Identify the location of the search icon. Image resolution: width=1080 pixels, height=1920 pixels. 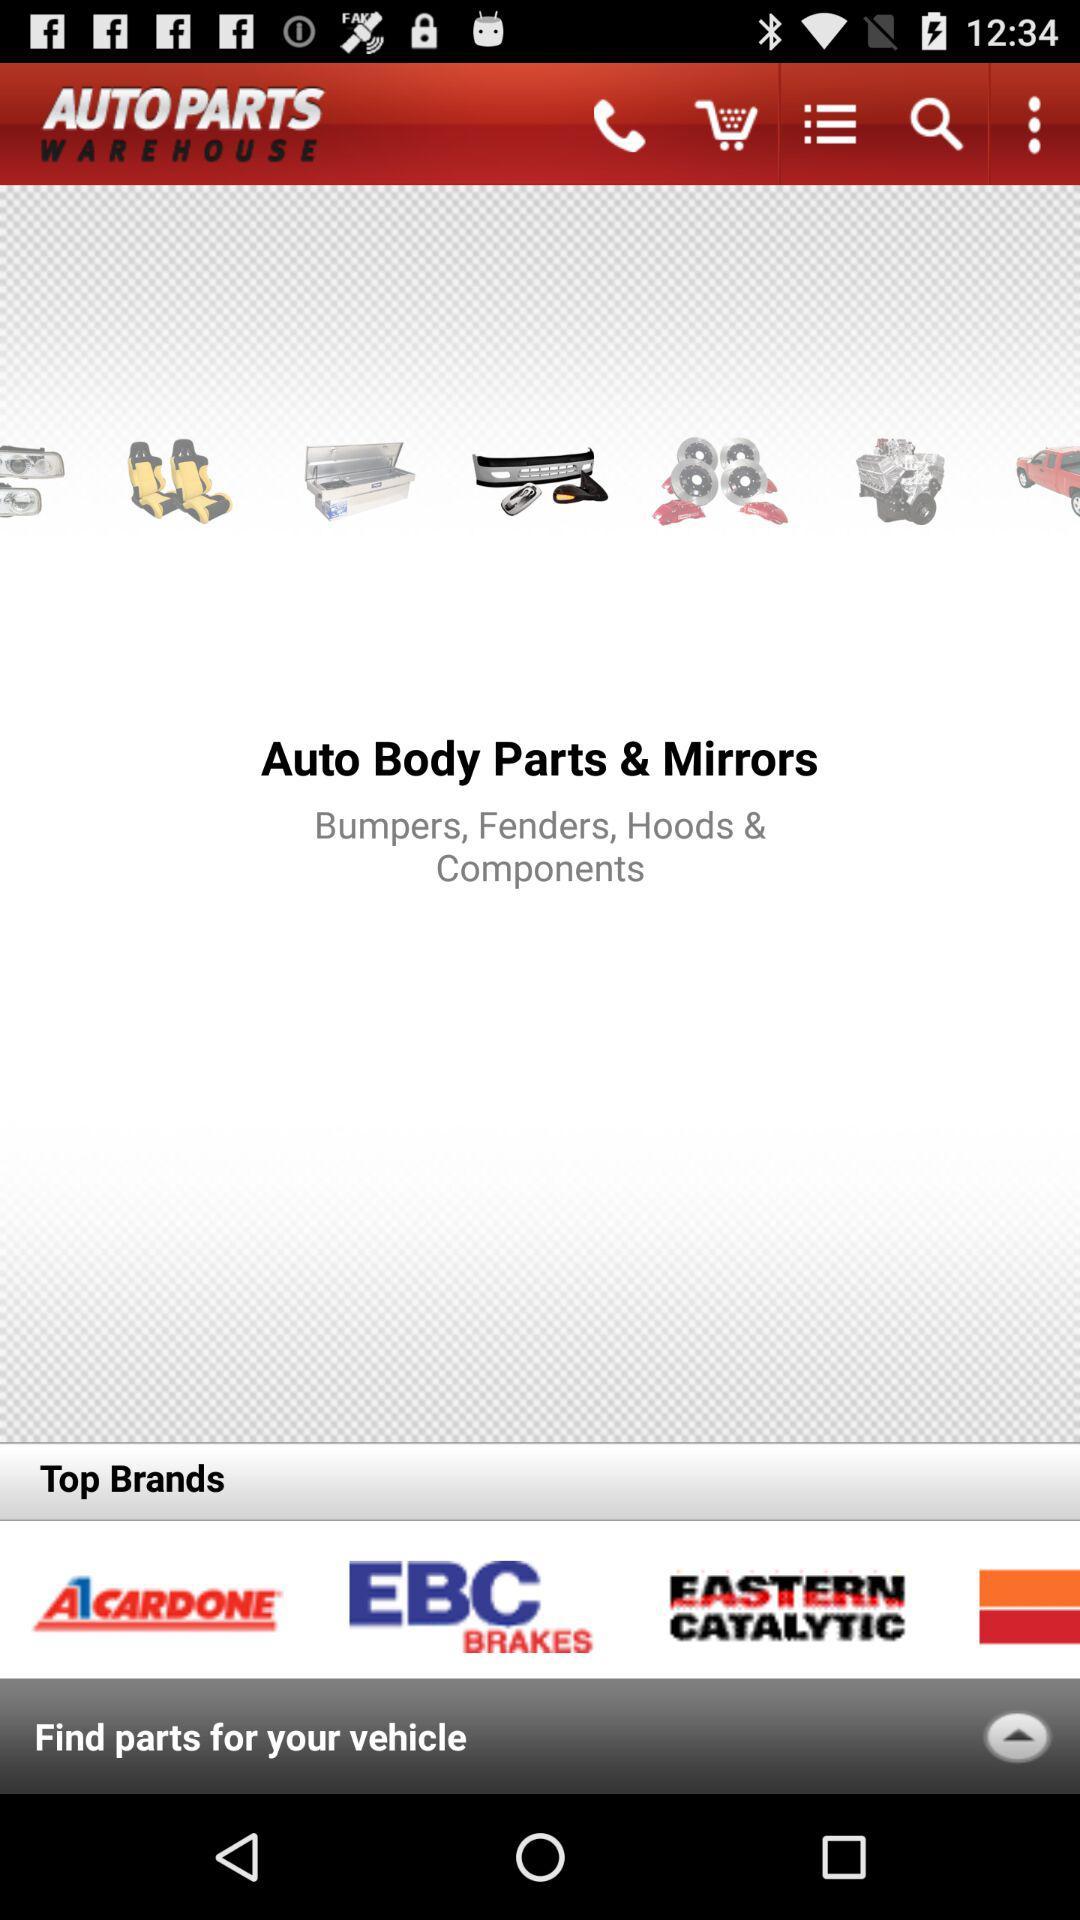
(935, 131).